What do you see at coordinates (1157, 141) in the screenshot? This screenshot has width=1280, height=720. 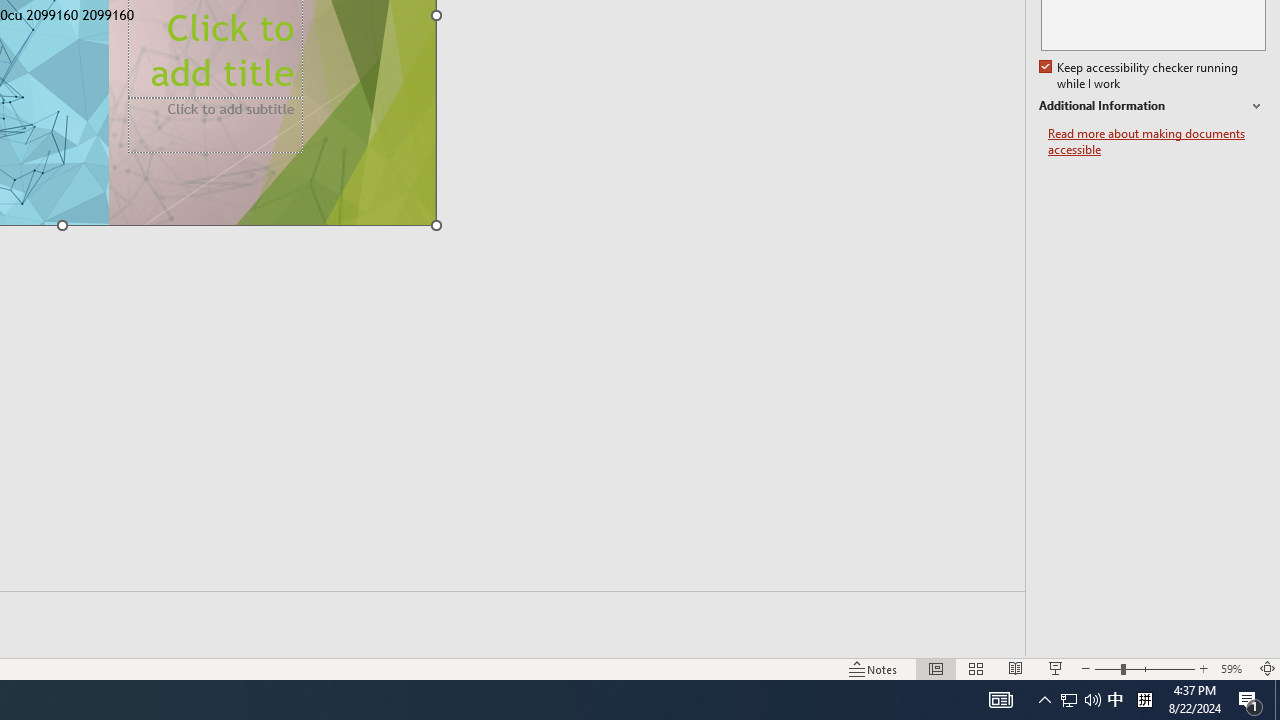 I see `'Read more about making documents accessible'` at bounding box center [1157, 141].